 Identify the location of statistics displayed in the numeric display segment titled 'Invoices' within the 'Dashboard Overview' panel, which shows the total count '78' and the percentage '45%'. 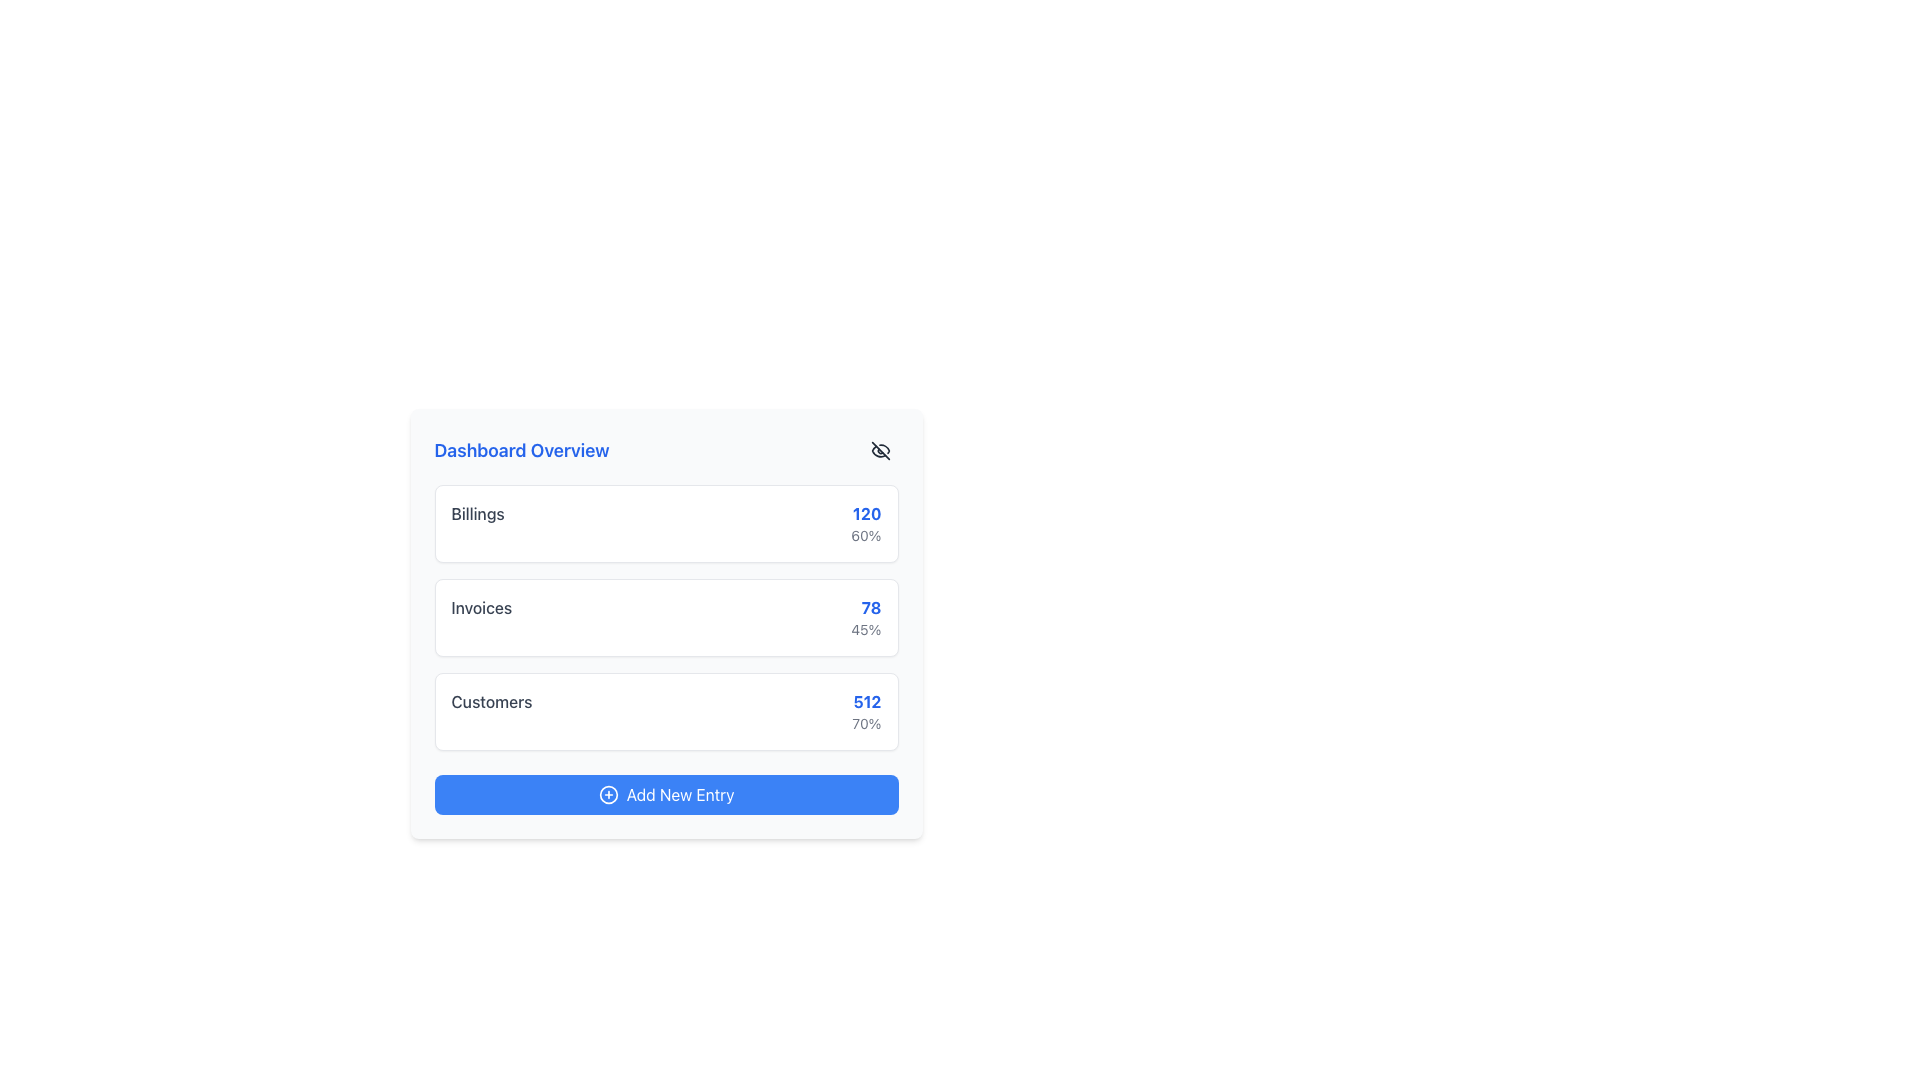
(666, 616).